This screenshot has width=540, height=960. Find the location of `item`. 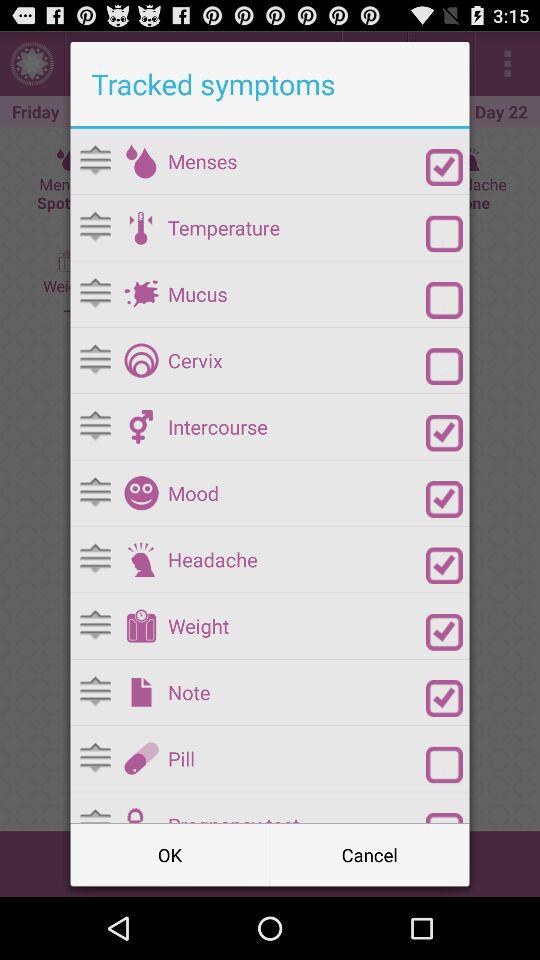

item is located at coordinates (444, 764).